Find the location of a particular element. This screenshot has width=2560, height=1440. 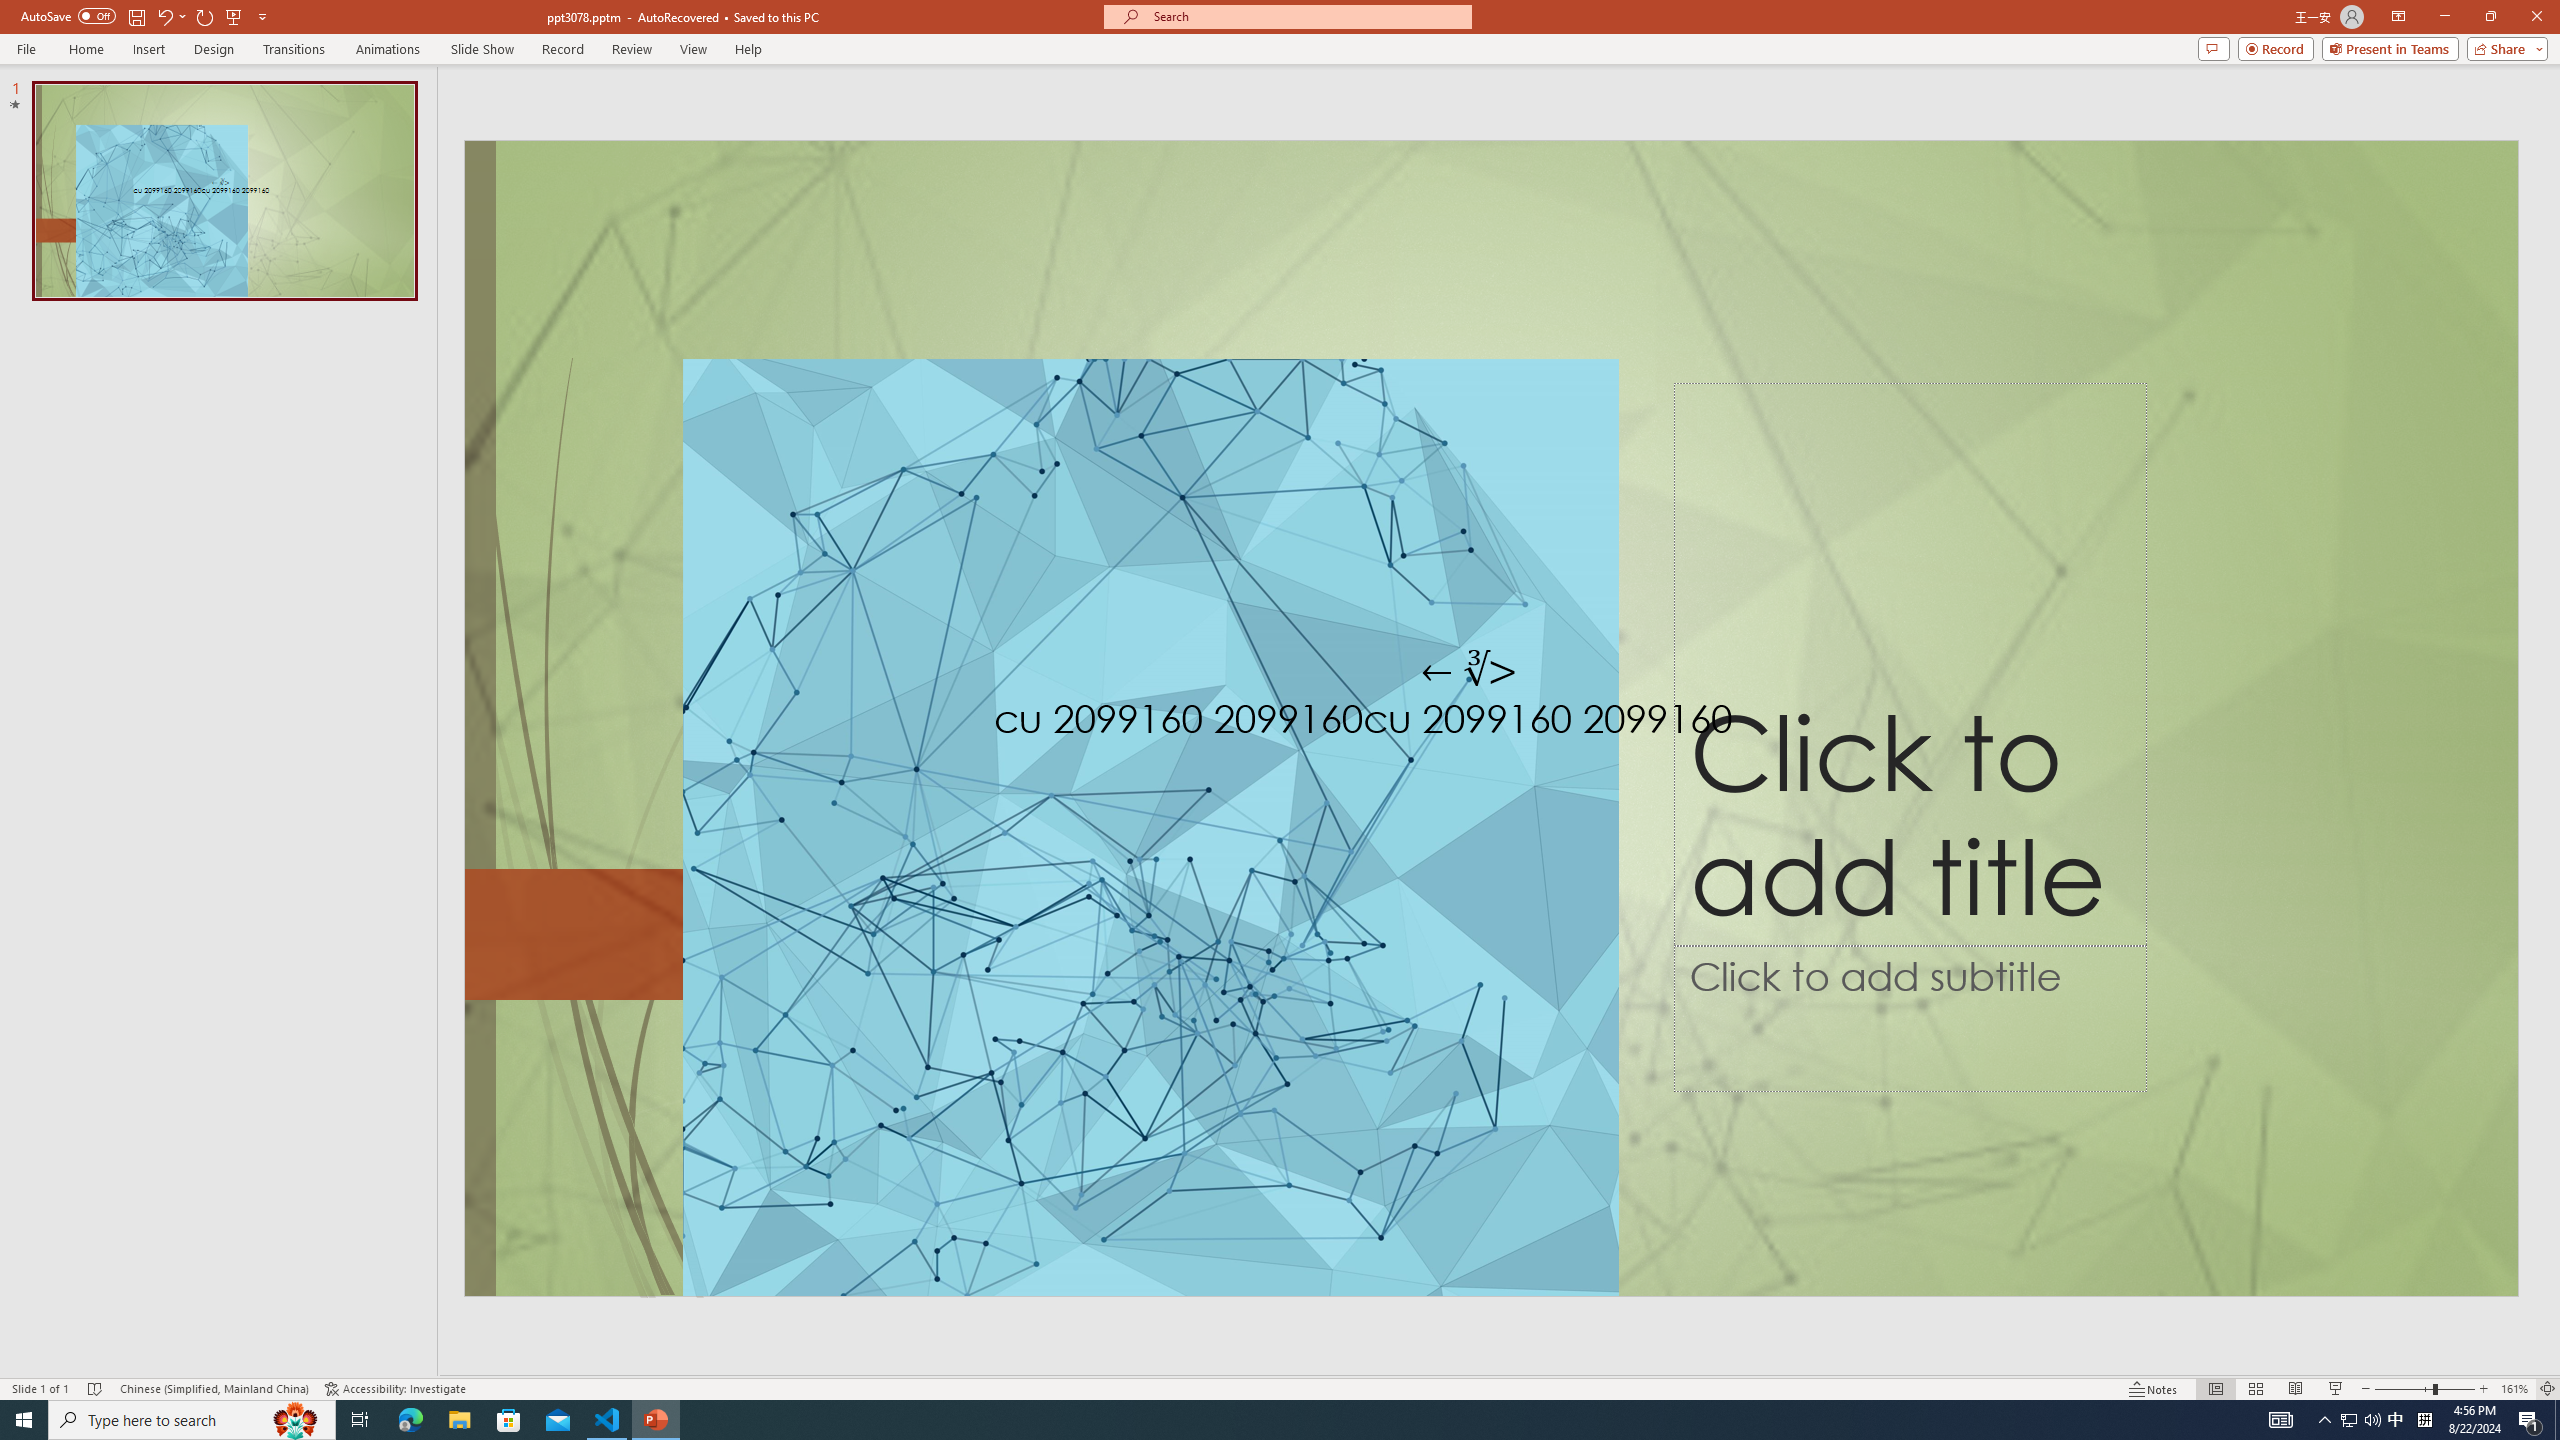

'Zoom 161%' is located at coordinates (2515, 1389).